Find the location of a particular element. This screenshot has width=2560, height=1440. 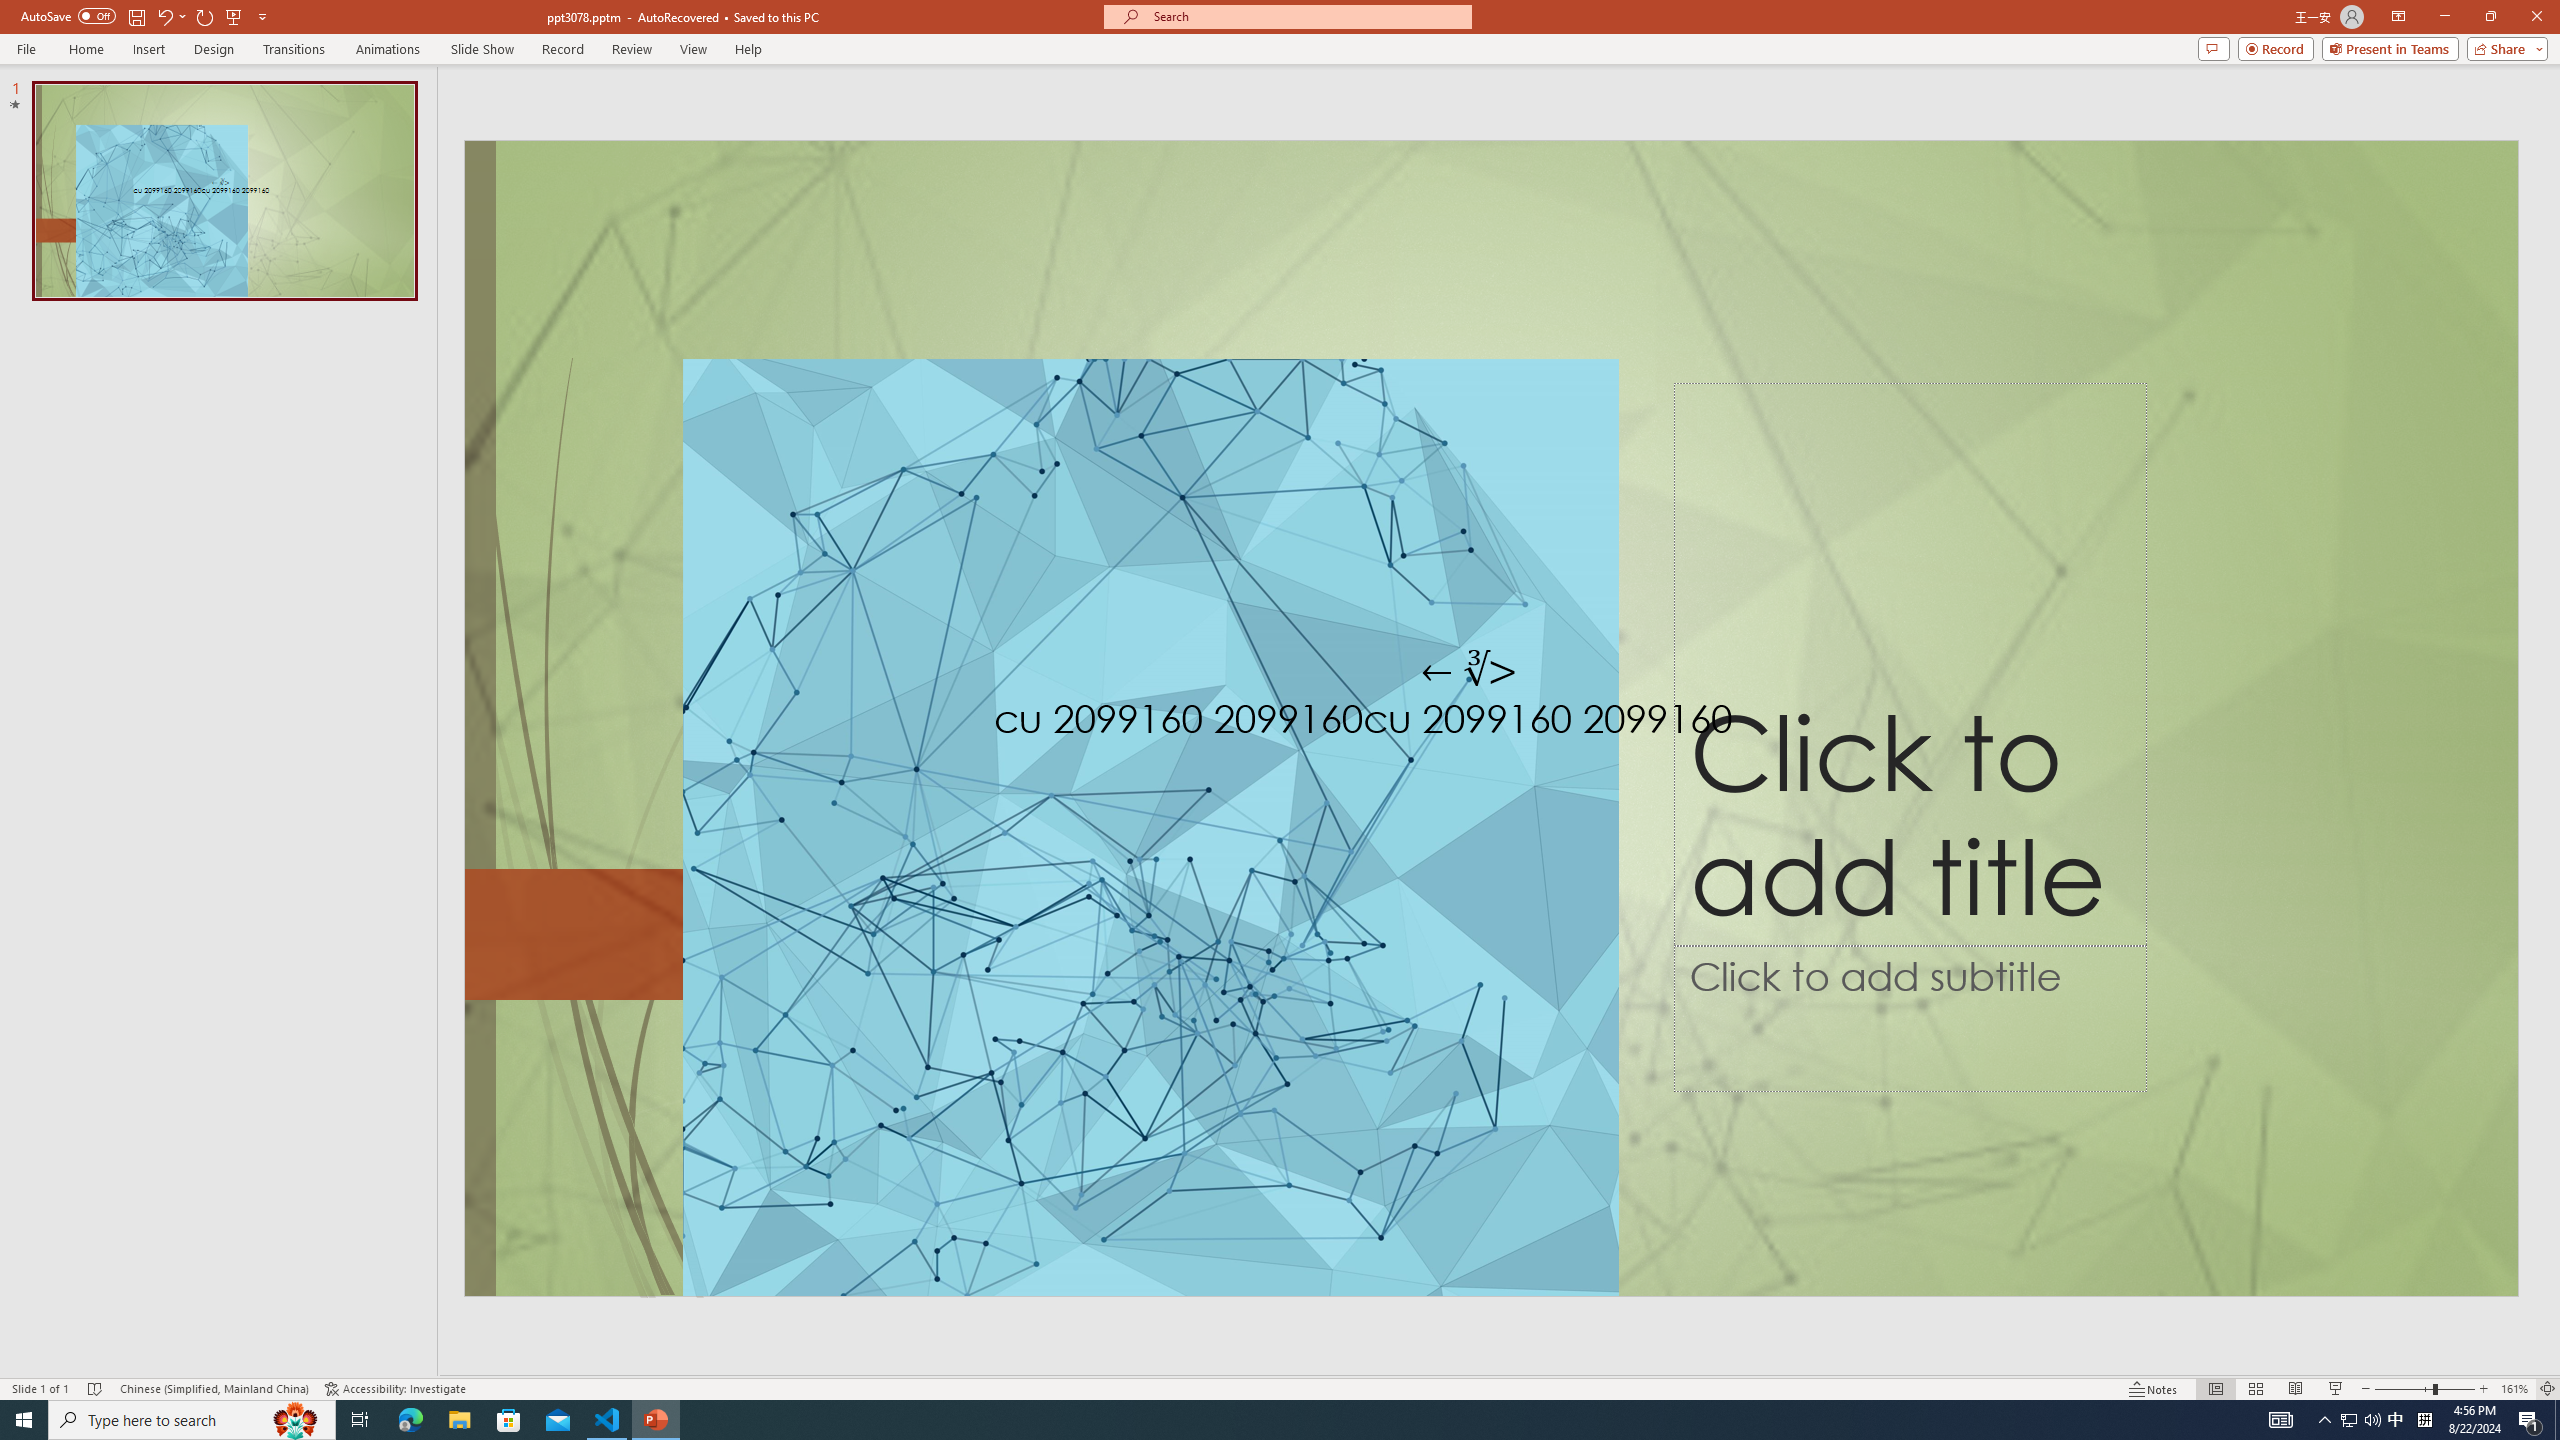

'Zoom 161%' is located at coordinates (2515, 1389).